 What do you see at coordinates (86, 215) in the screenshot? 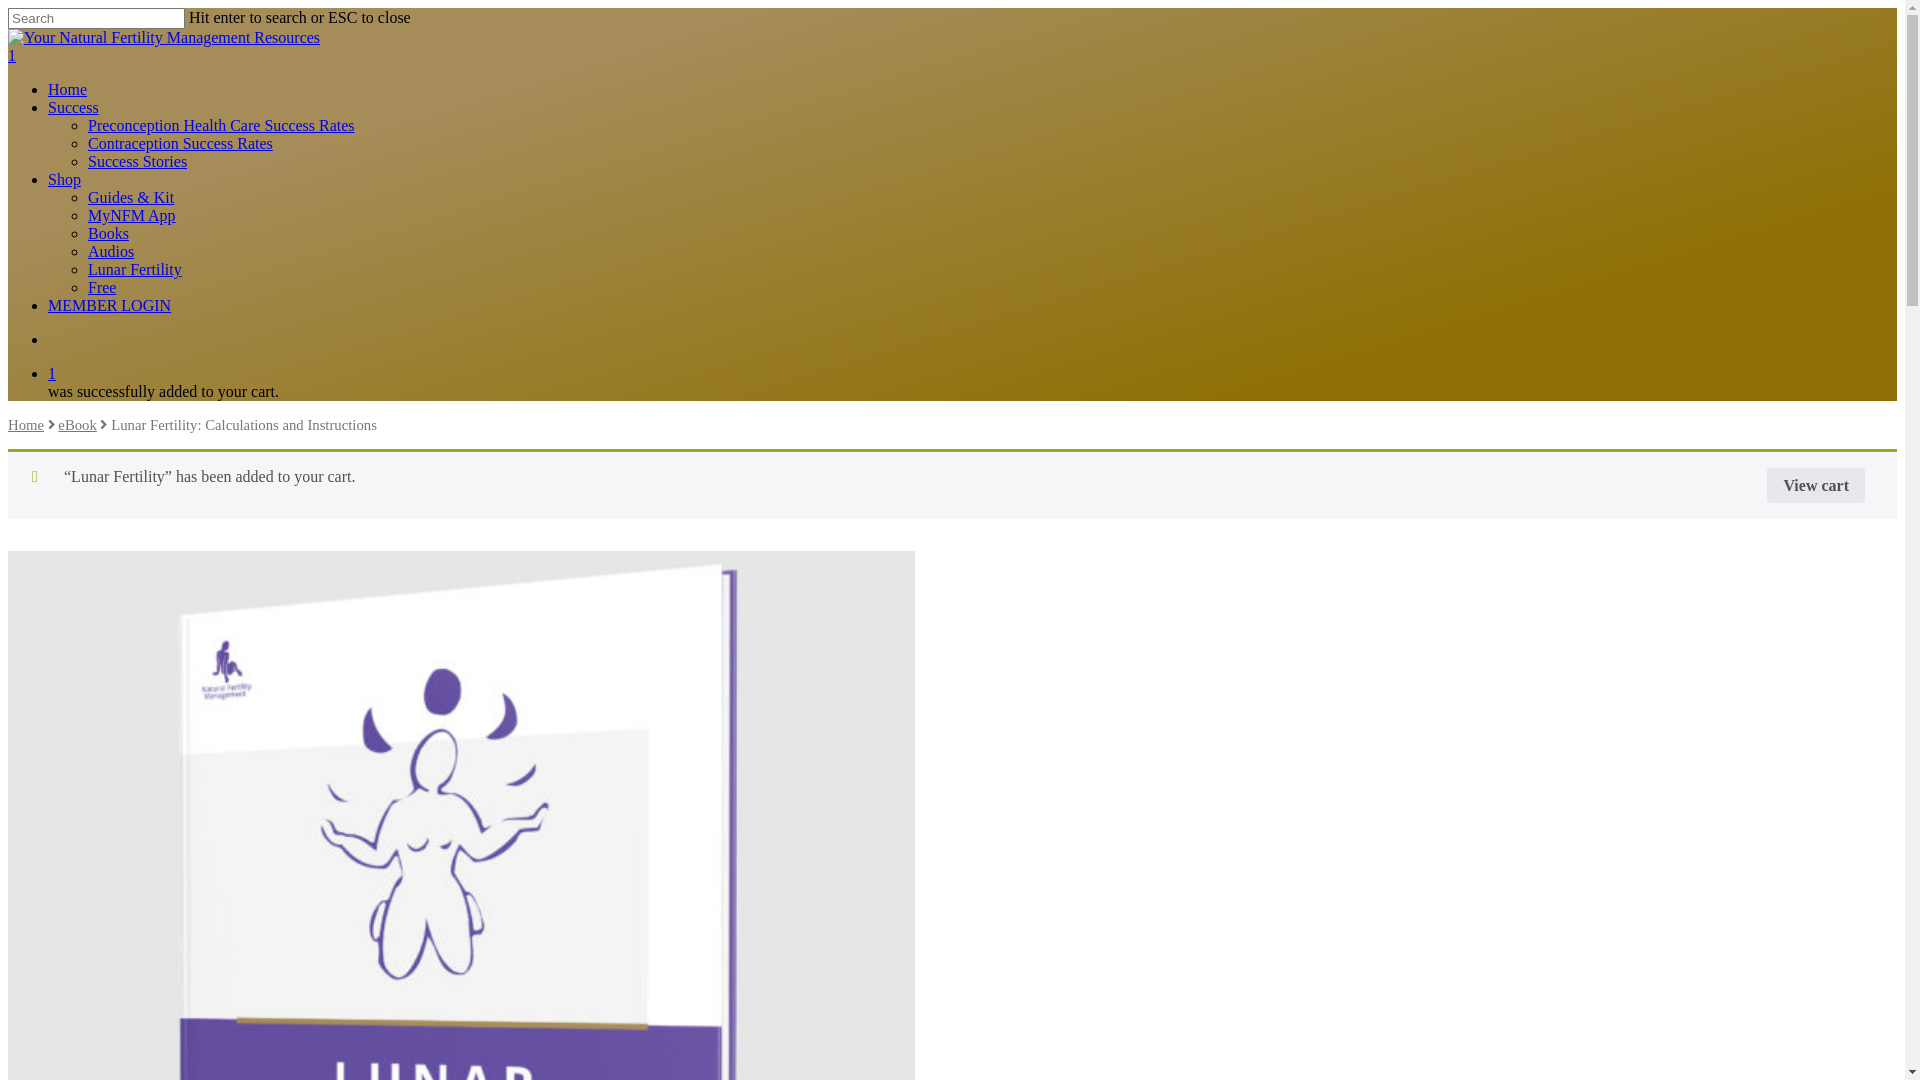
I see `'MyNFM App'` at bounding box center [86, 215].